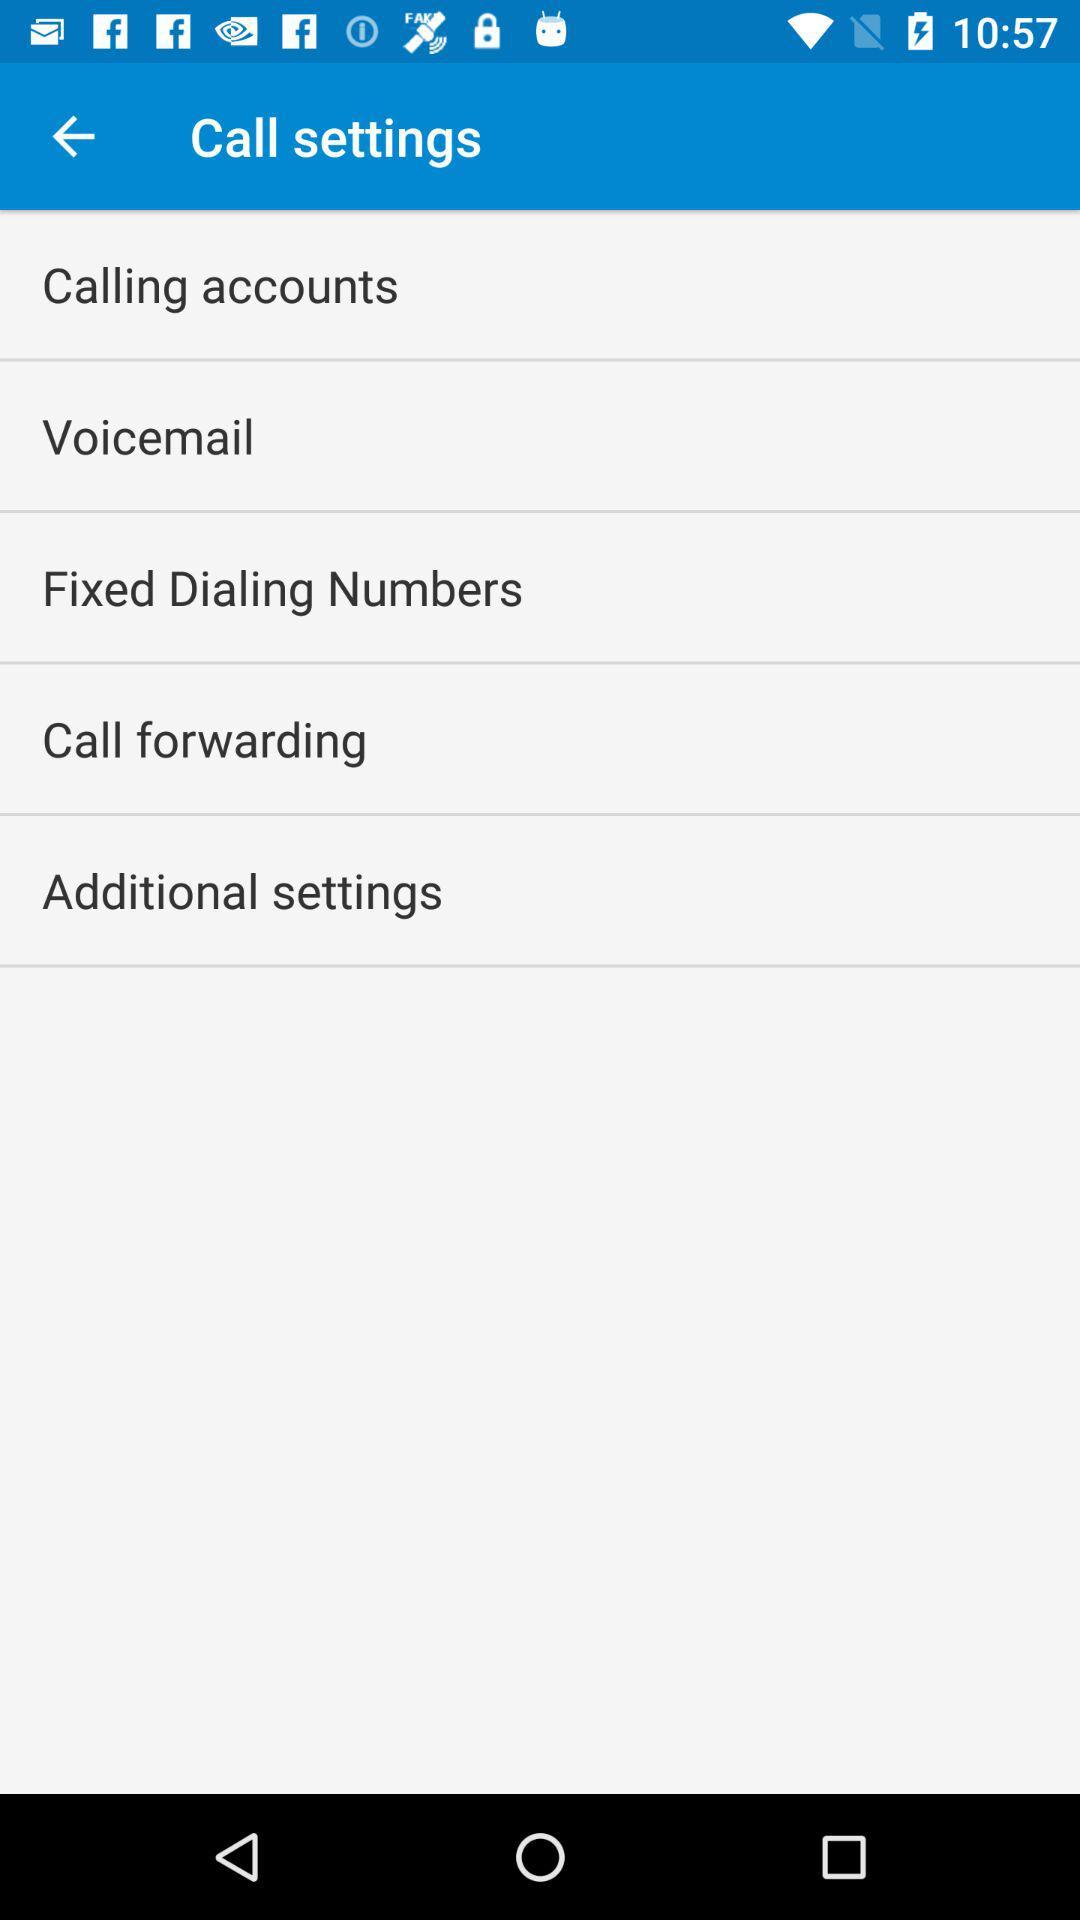 This screenshot has height=1920, width=1080. I want to click on item above the voicemail icon, so click(220, 283).